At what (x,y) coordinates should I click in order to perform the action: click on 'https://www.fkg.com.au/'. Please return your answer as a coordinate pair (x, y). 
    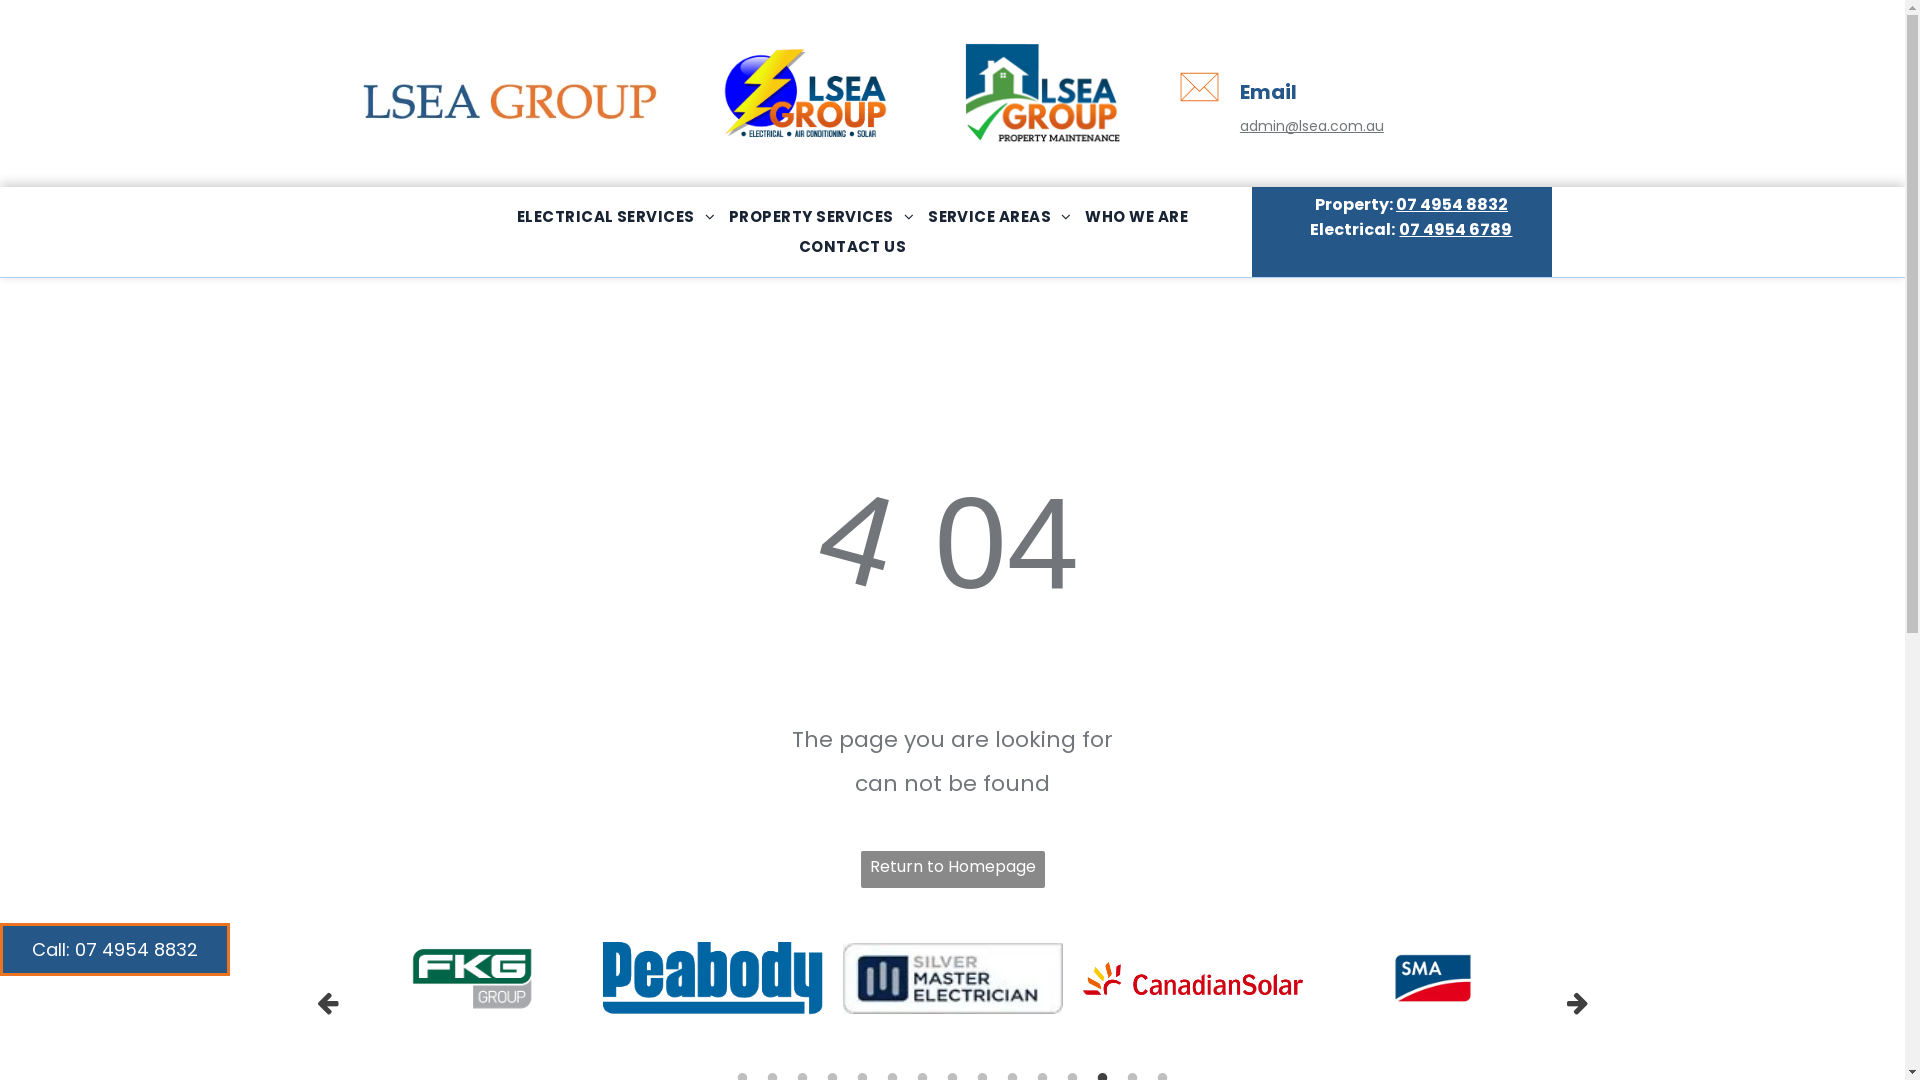
    Looking at the image, I should click on (472, 977).